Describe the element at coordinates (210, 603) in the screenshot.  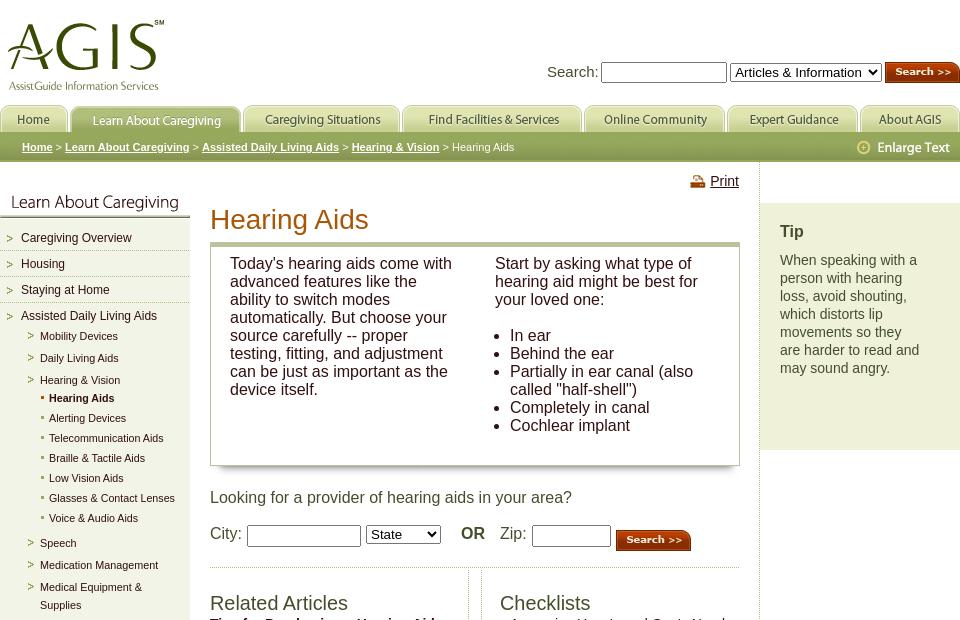
I see `'Related Articles'` at that location.